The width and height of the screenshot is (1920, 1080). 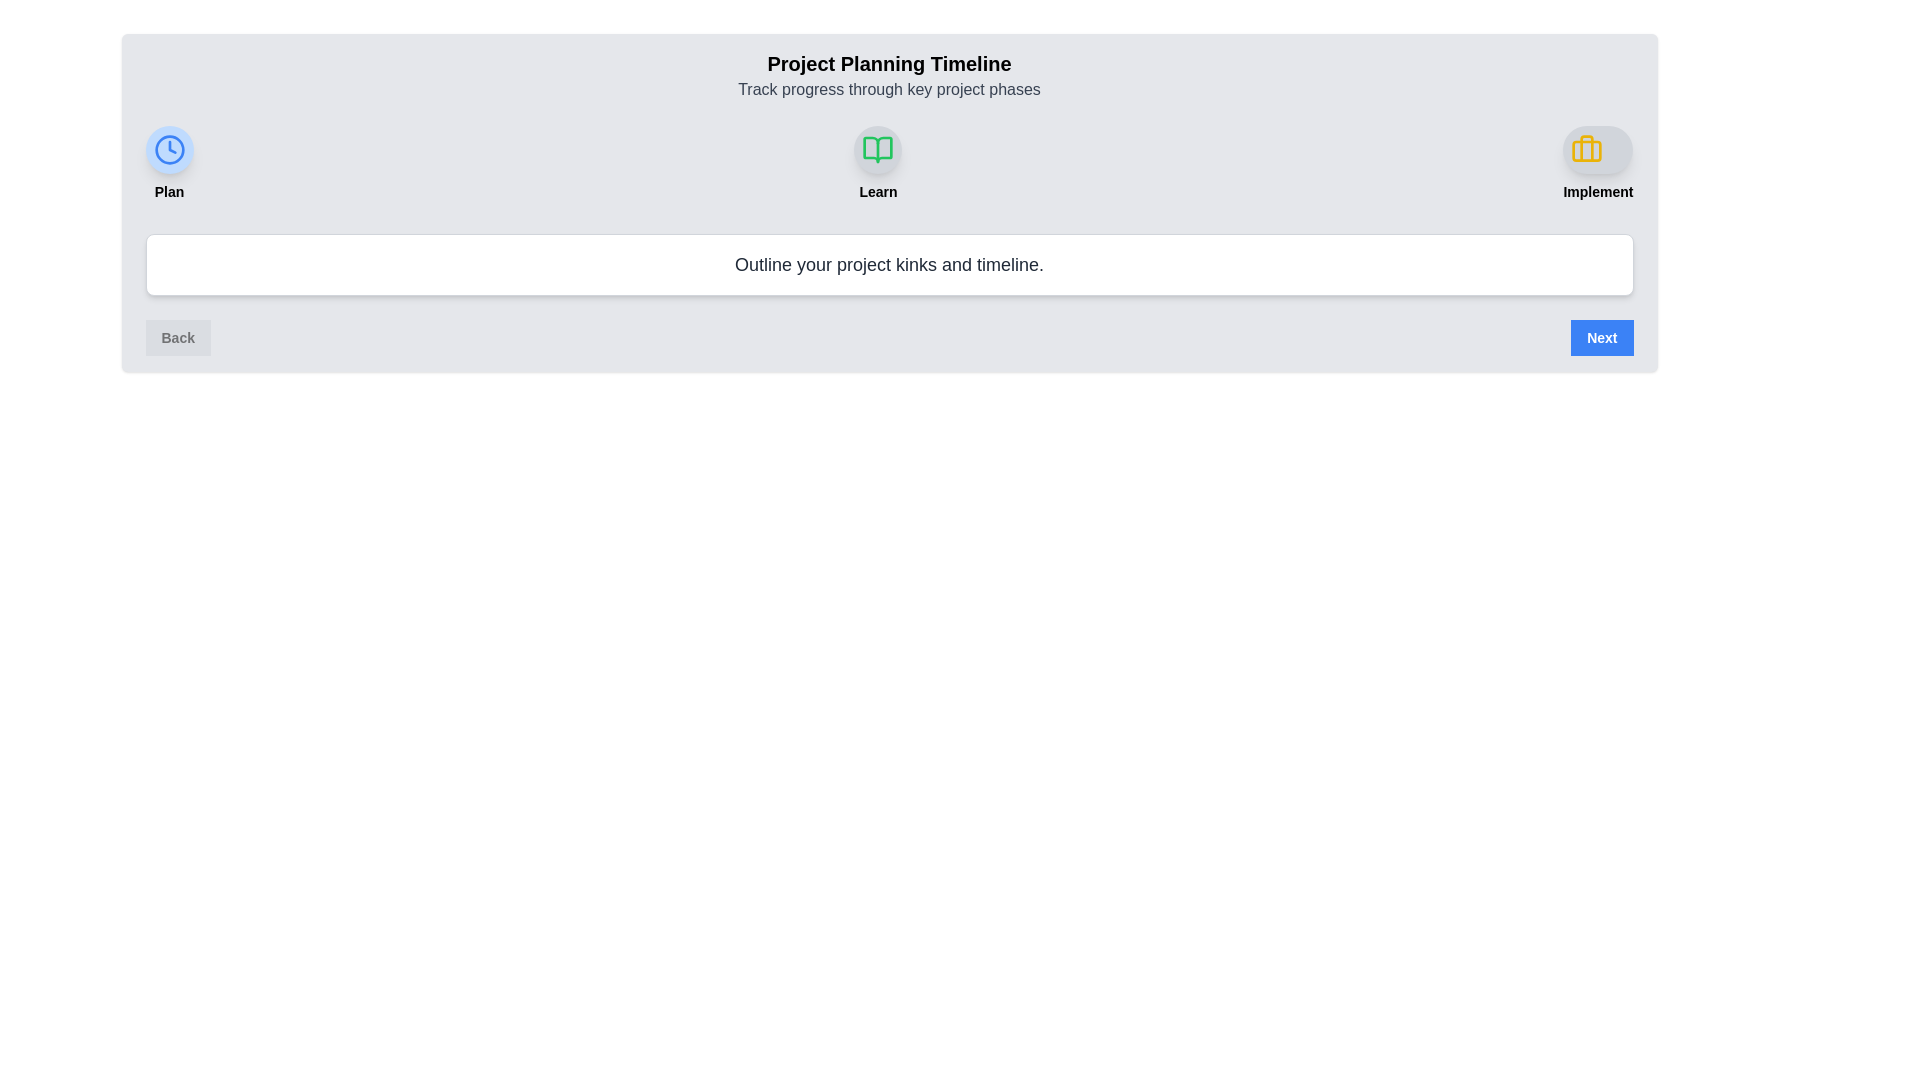 I want to click on the milestone icon corresponding to Implement to view its description, so click(x=1597, y=149).